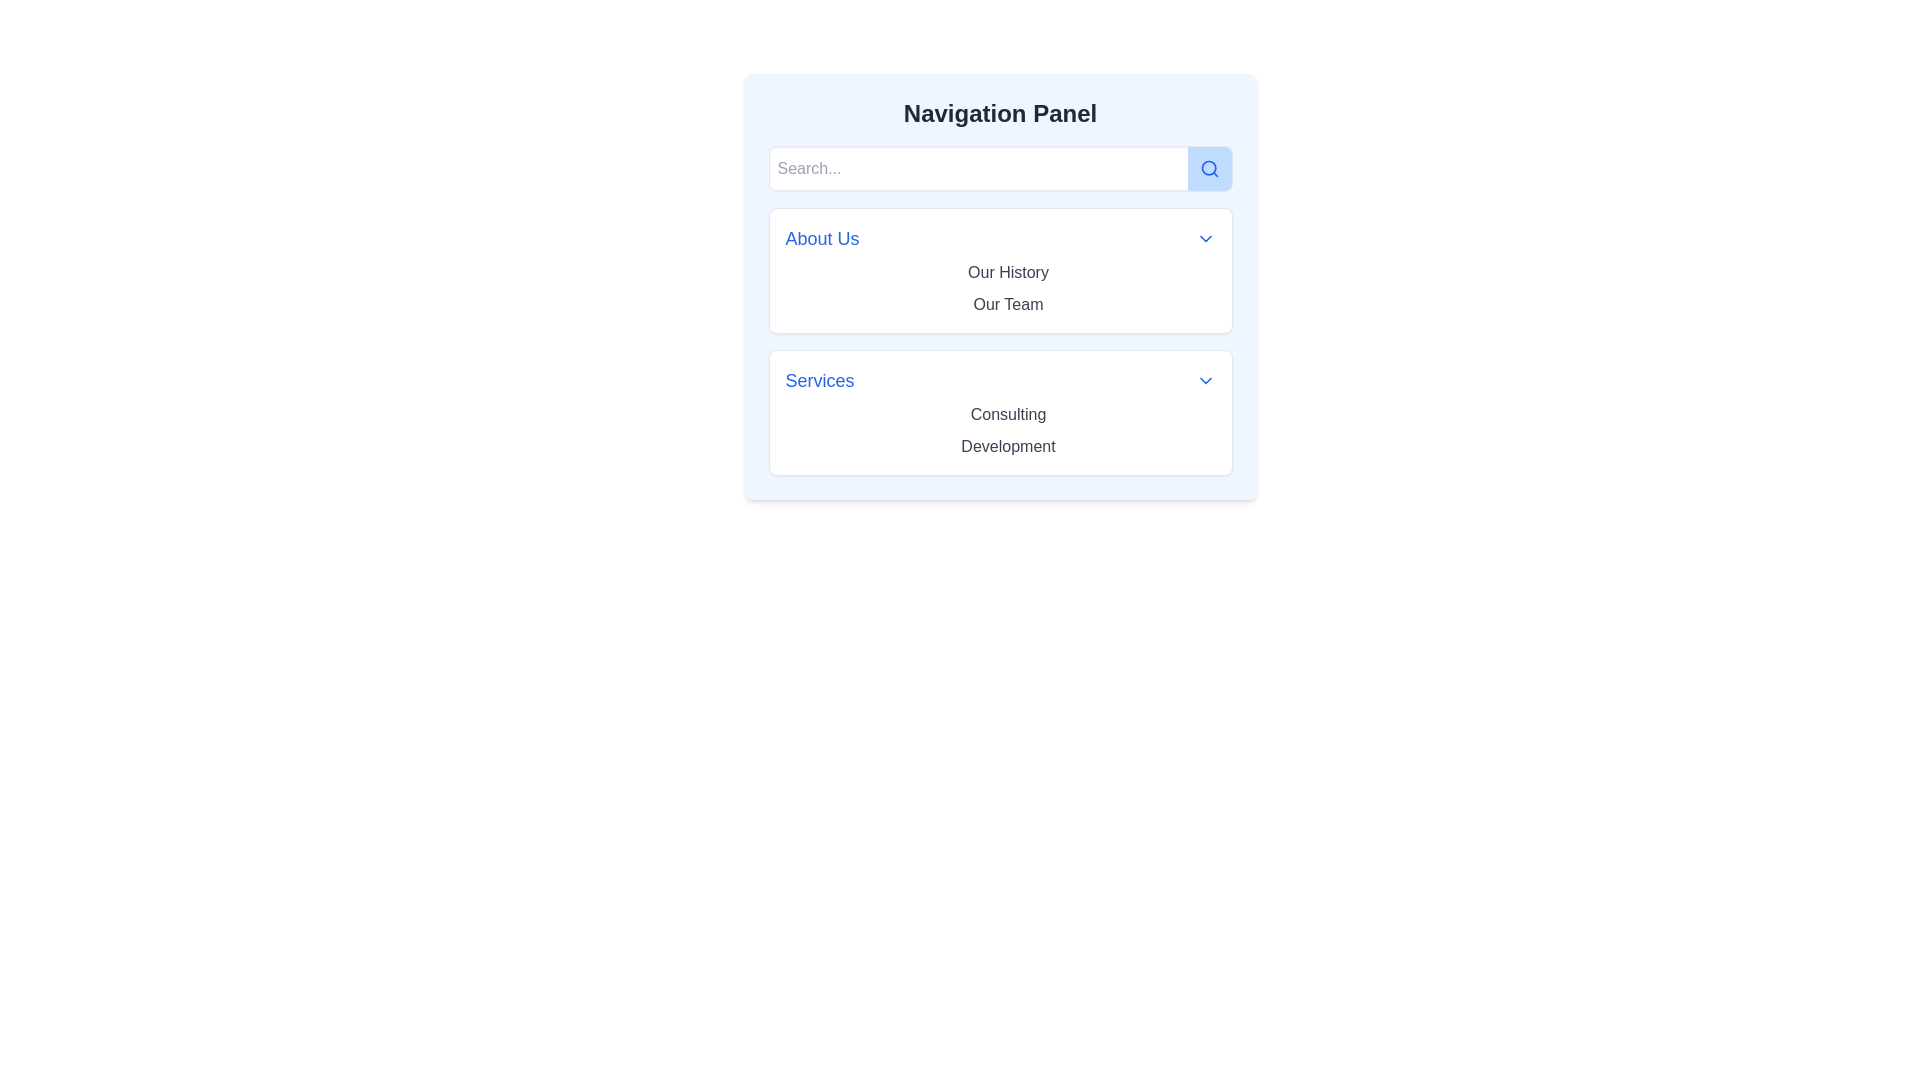 This screenshot has height=1080, width=1920. Describe the element at coordinates (1008, 414) in the screenshot. I see `the first item in the 'Services' dropdown list which is a hyperlink for 'Consulting'` at that location.